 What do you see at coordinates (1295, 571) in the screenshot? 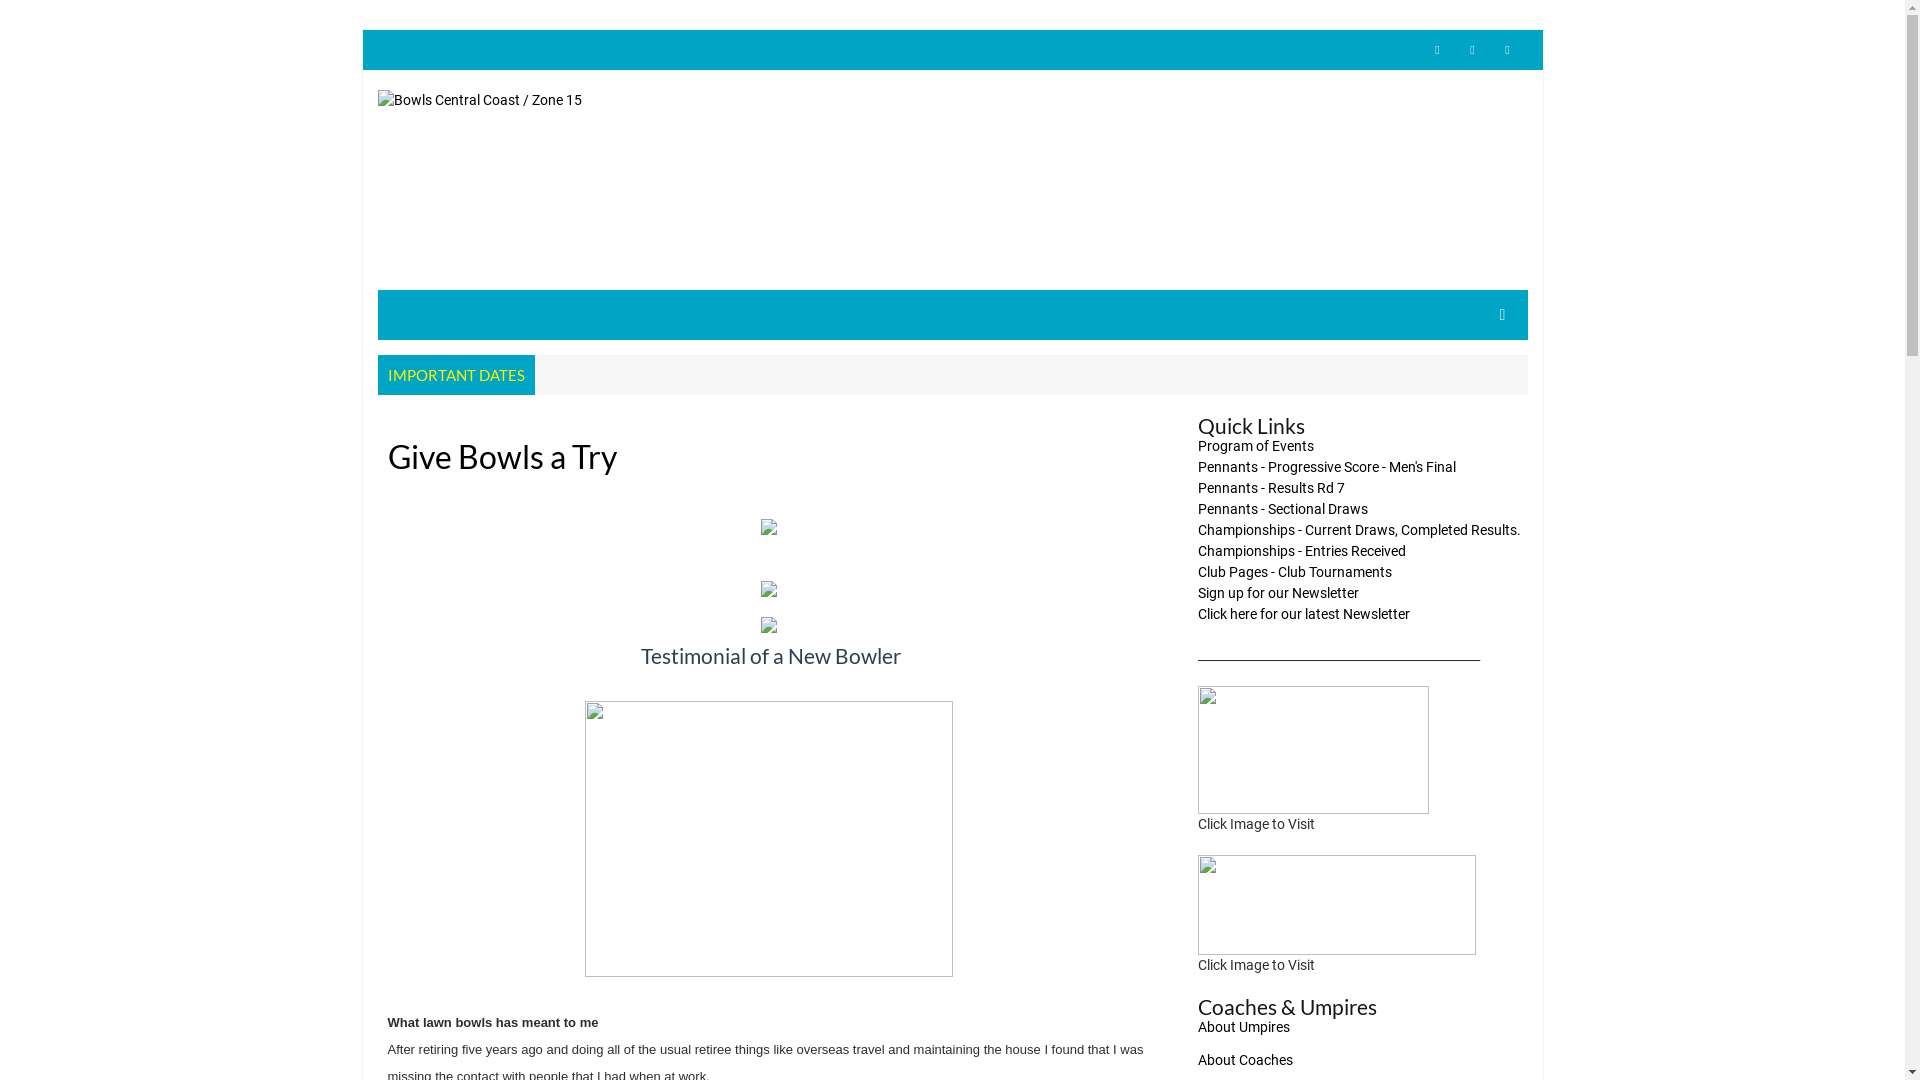
I see `'Club Pages - Club Tournaments'` at bounding box center [1295, 571].